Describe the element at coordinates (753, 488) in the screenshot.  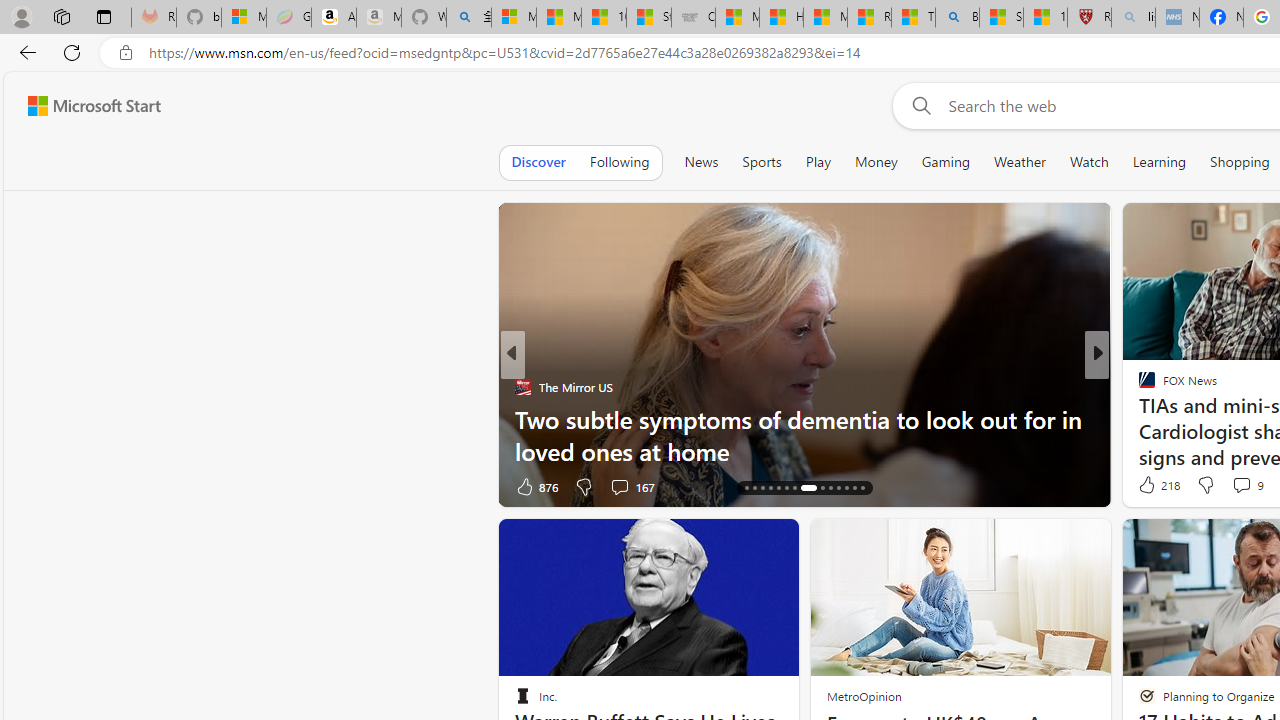
I see `'AutomationID: tab-16'` at that location.